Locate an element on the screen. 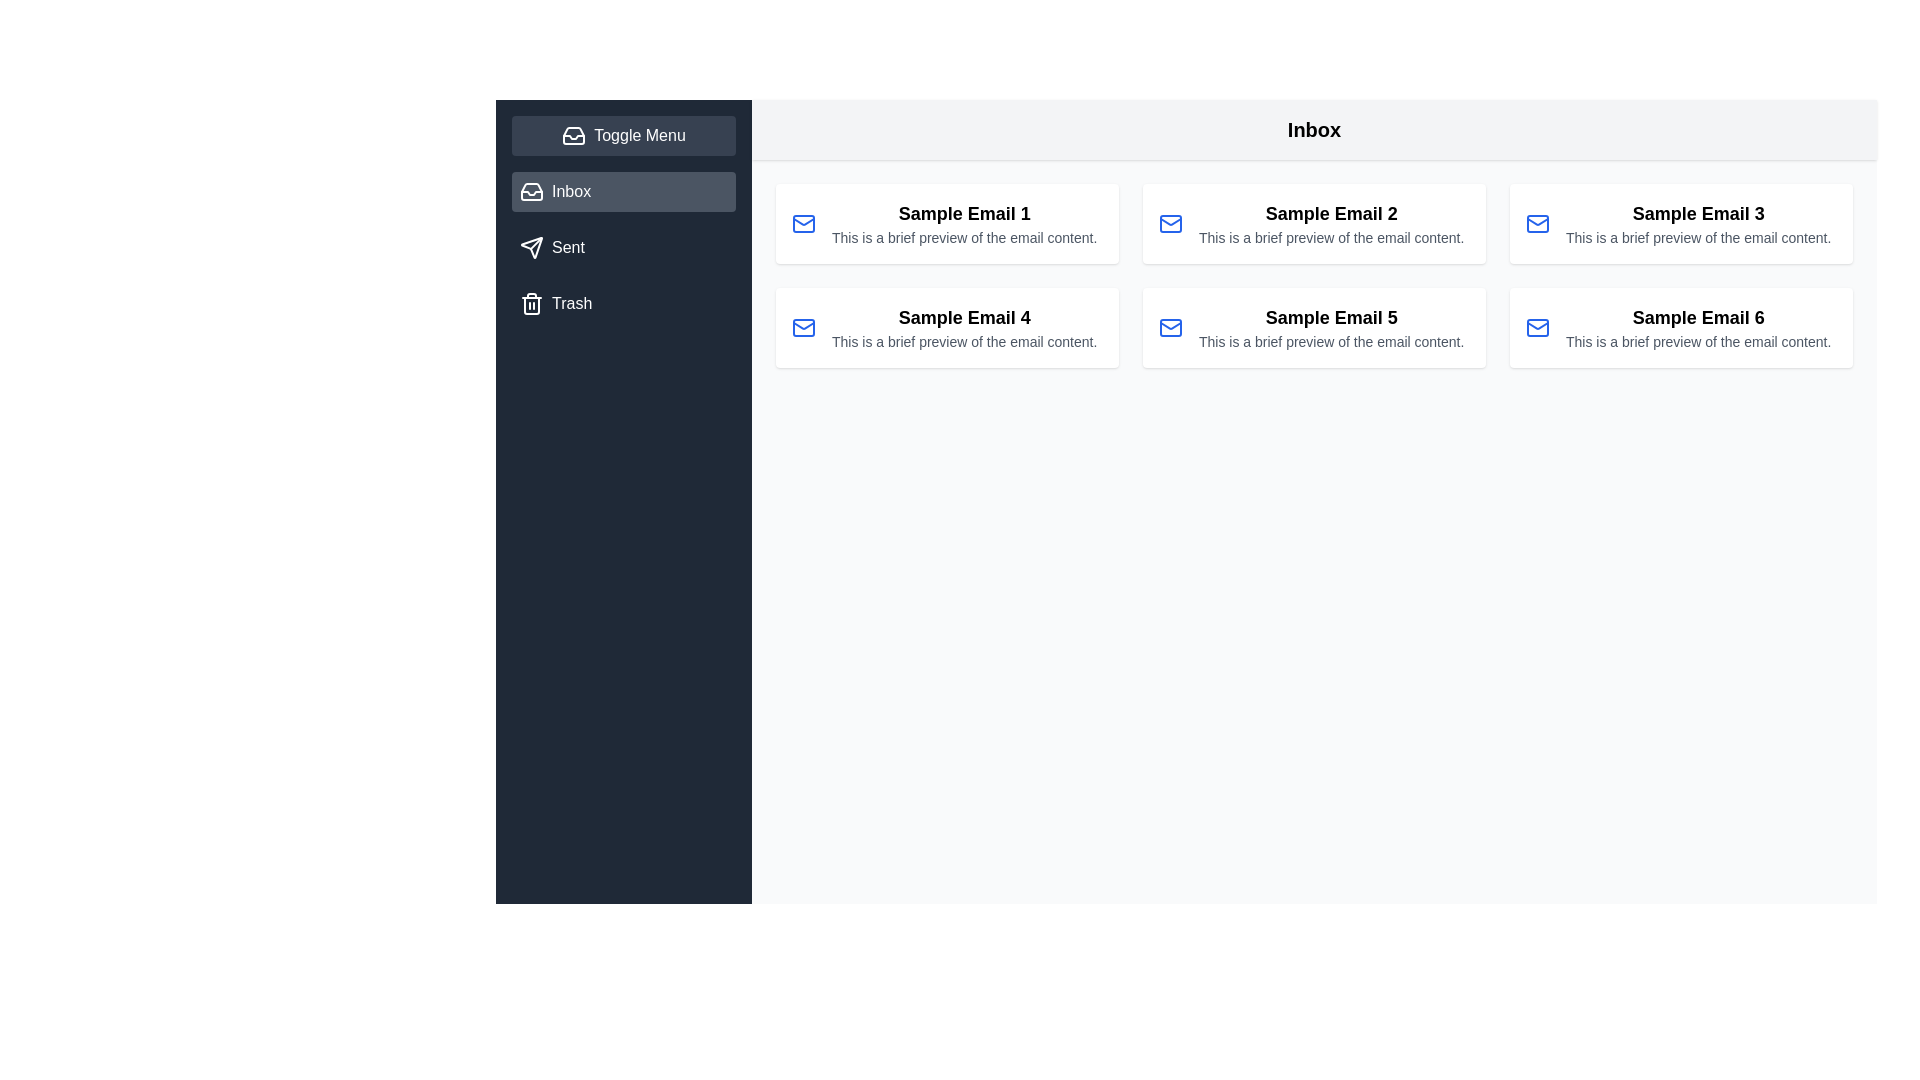  the 'Toggle Menu' button, which features an inbox icon and is located at the top of the vertical navigation sidebar is located at coordinates (623, 135).